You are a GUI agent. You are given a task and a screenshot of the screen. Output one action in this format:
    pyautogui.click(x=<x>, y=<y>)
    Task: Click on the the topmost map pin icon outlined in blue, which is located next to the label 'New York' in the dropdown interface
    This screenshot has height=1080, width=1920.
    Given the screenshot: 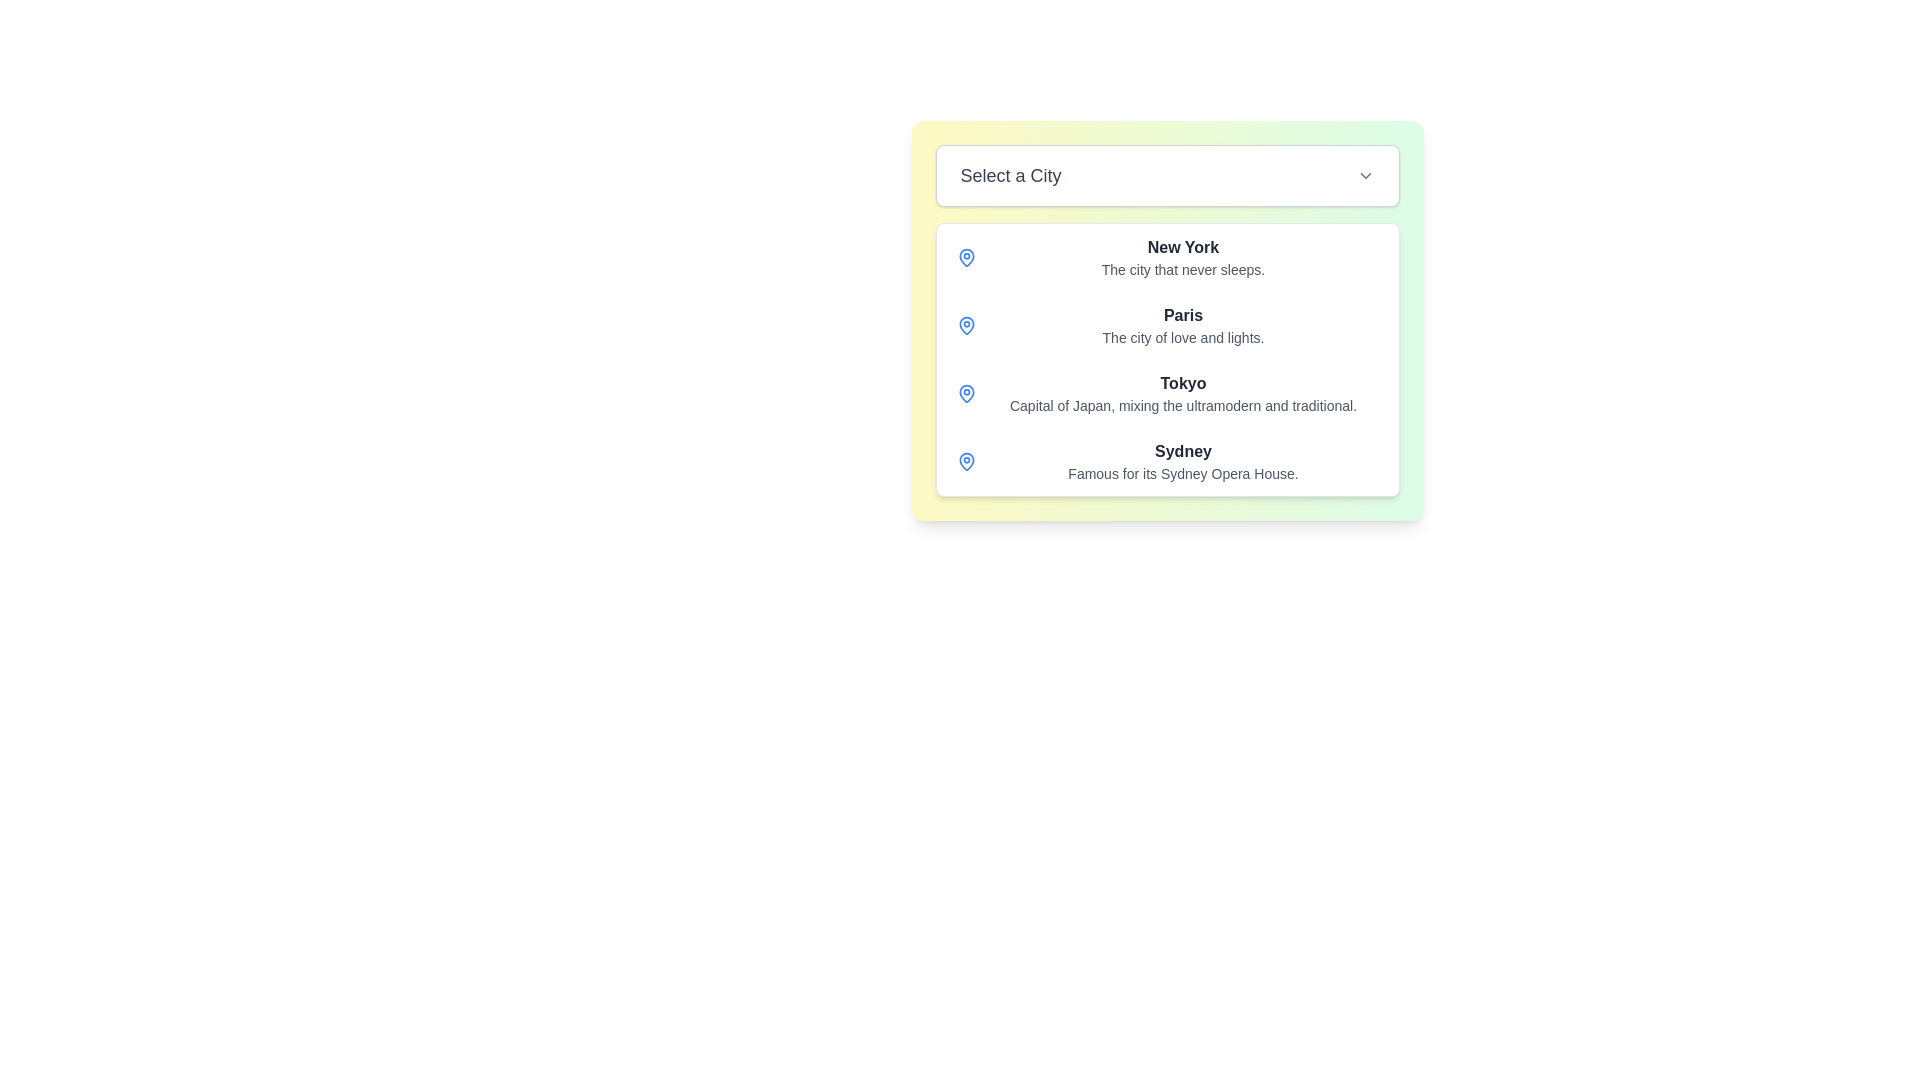 What is the action you would take?
    pyautogui.click(x=966, y=257)
    